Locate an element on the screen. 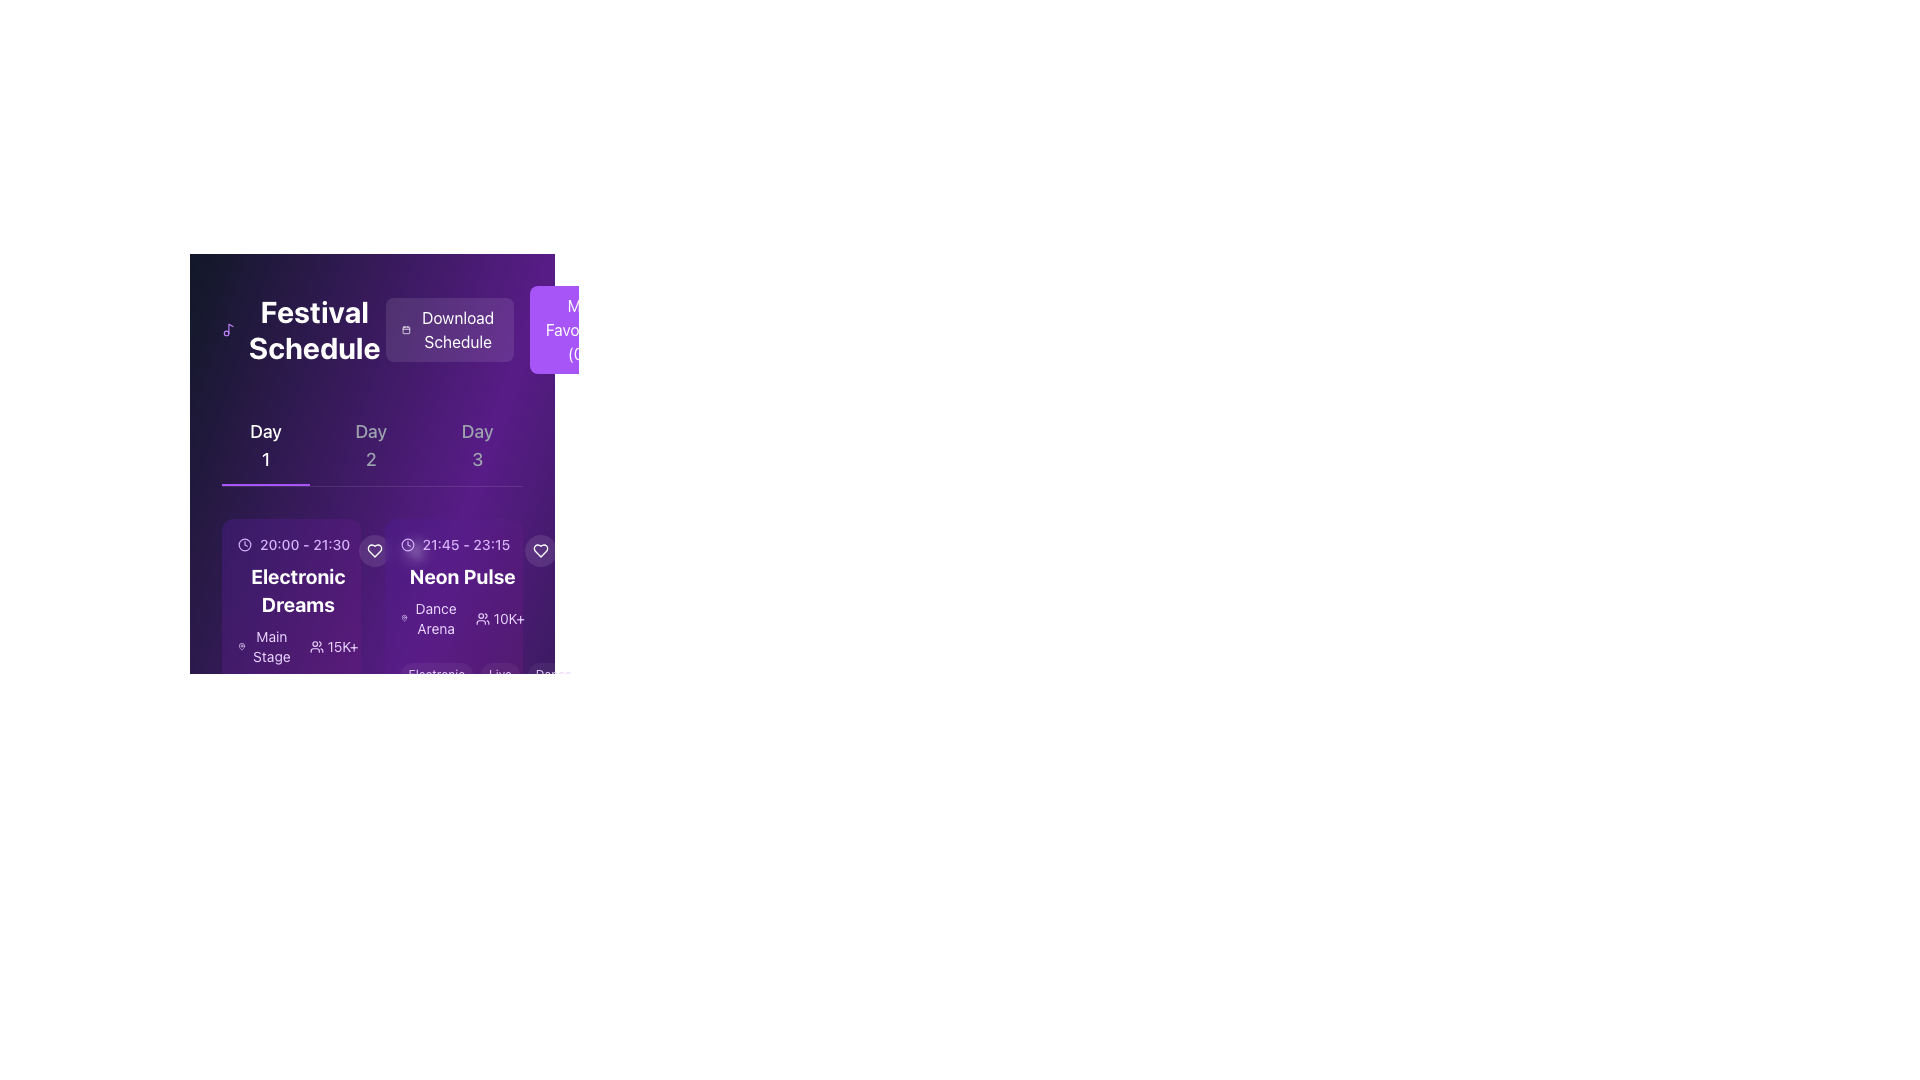 The height and width of the screenshot is (1080, 1920). 'Live' label, which is a pill-shaped label with light purple text and a white semi-transparent background, located centrally as the second item in a row of three labels under the 'Neon Pulse' event is located at coordinates (500, 675).